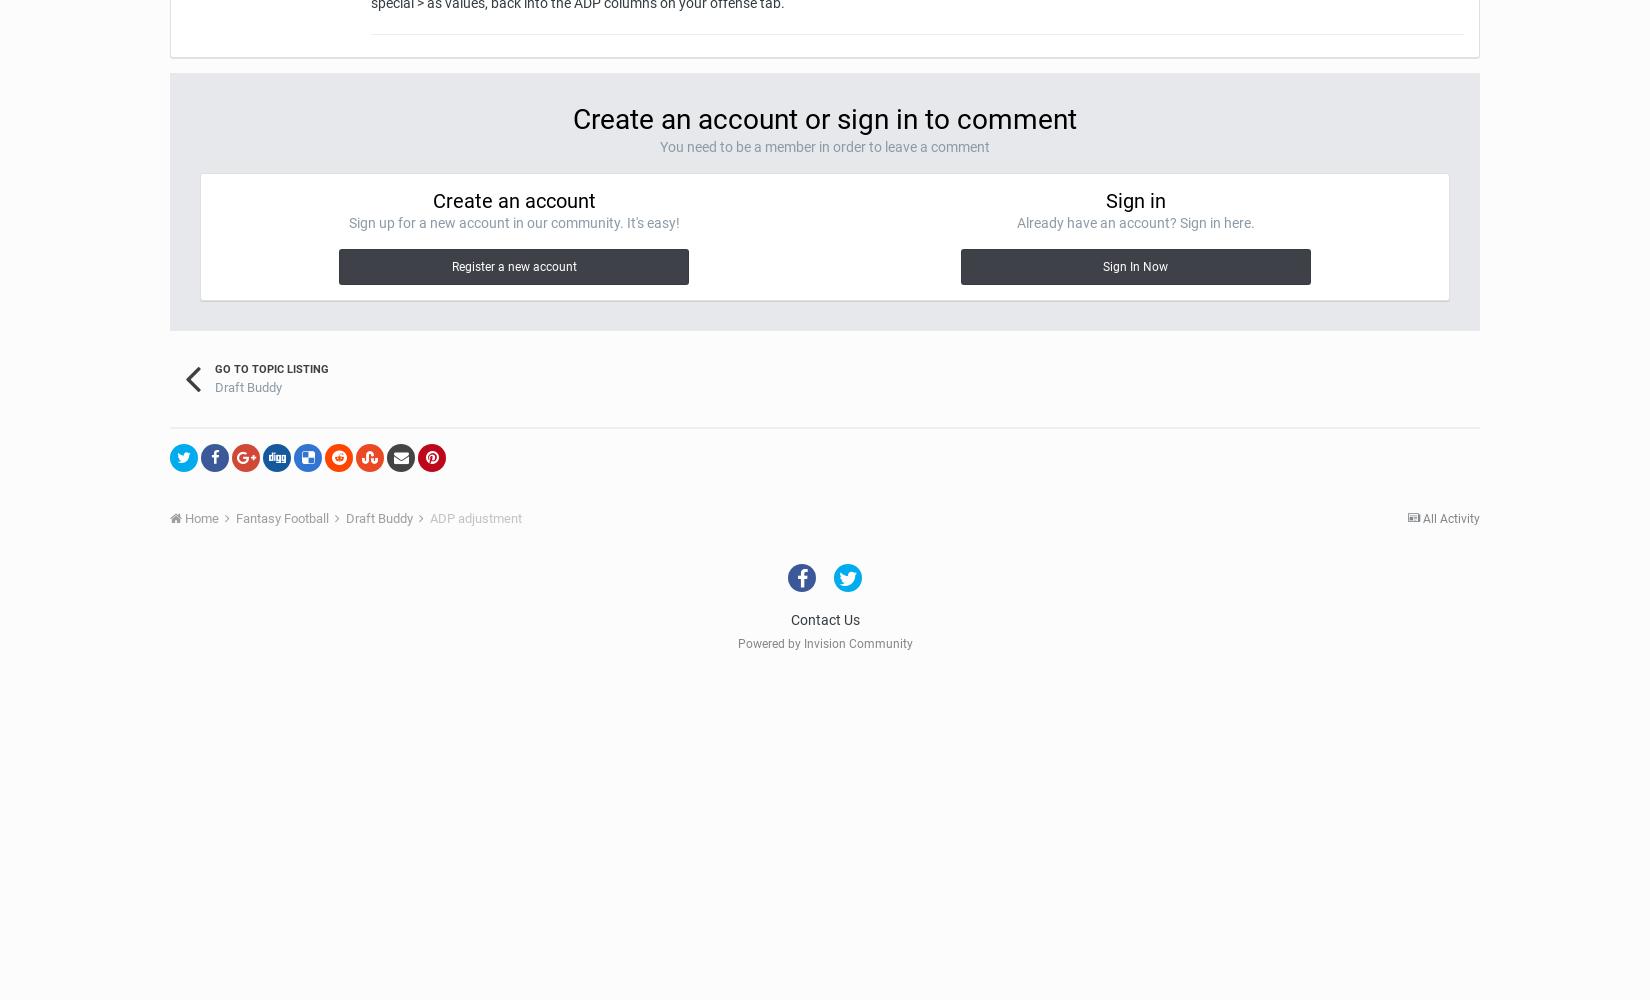  Describe the element at coordinates (825, 146) in the screenshot. I see `'You need to be a member in order to leave a comment'` at that location.